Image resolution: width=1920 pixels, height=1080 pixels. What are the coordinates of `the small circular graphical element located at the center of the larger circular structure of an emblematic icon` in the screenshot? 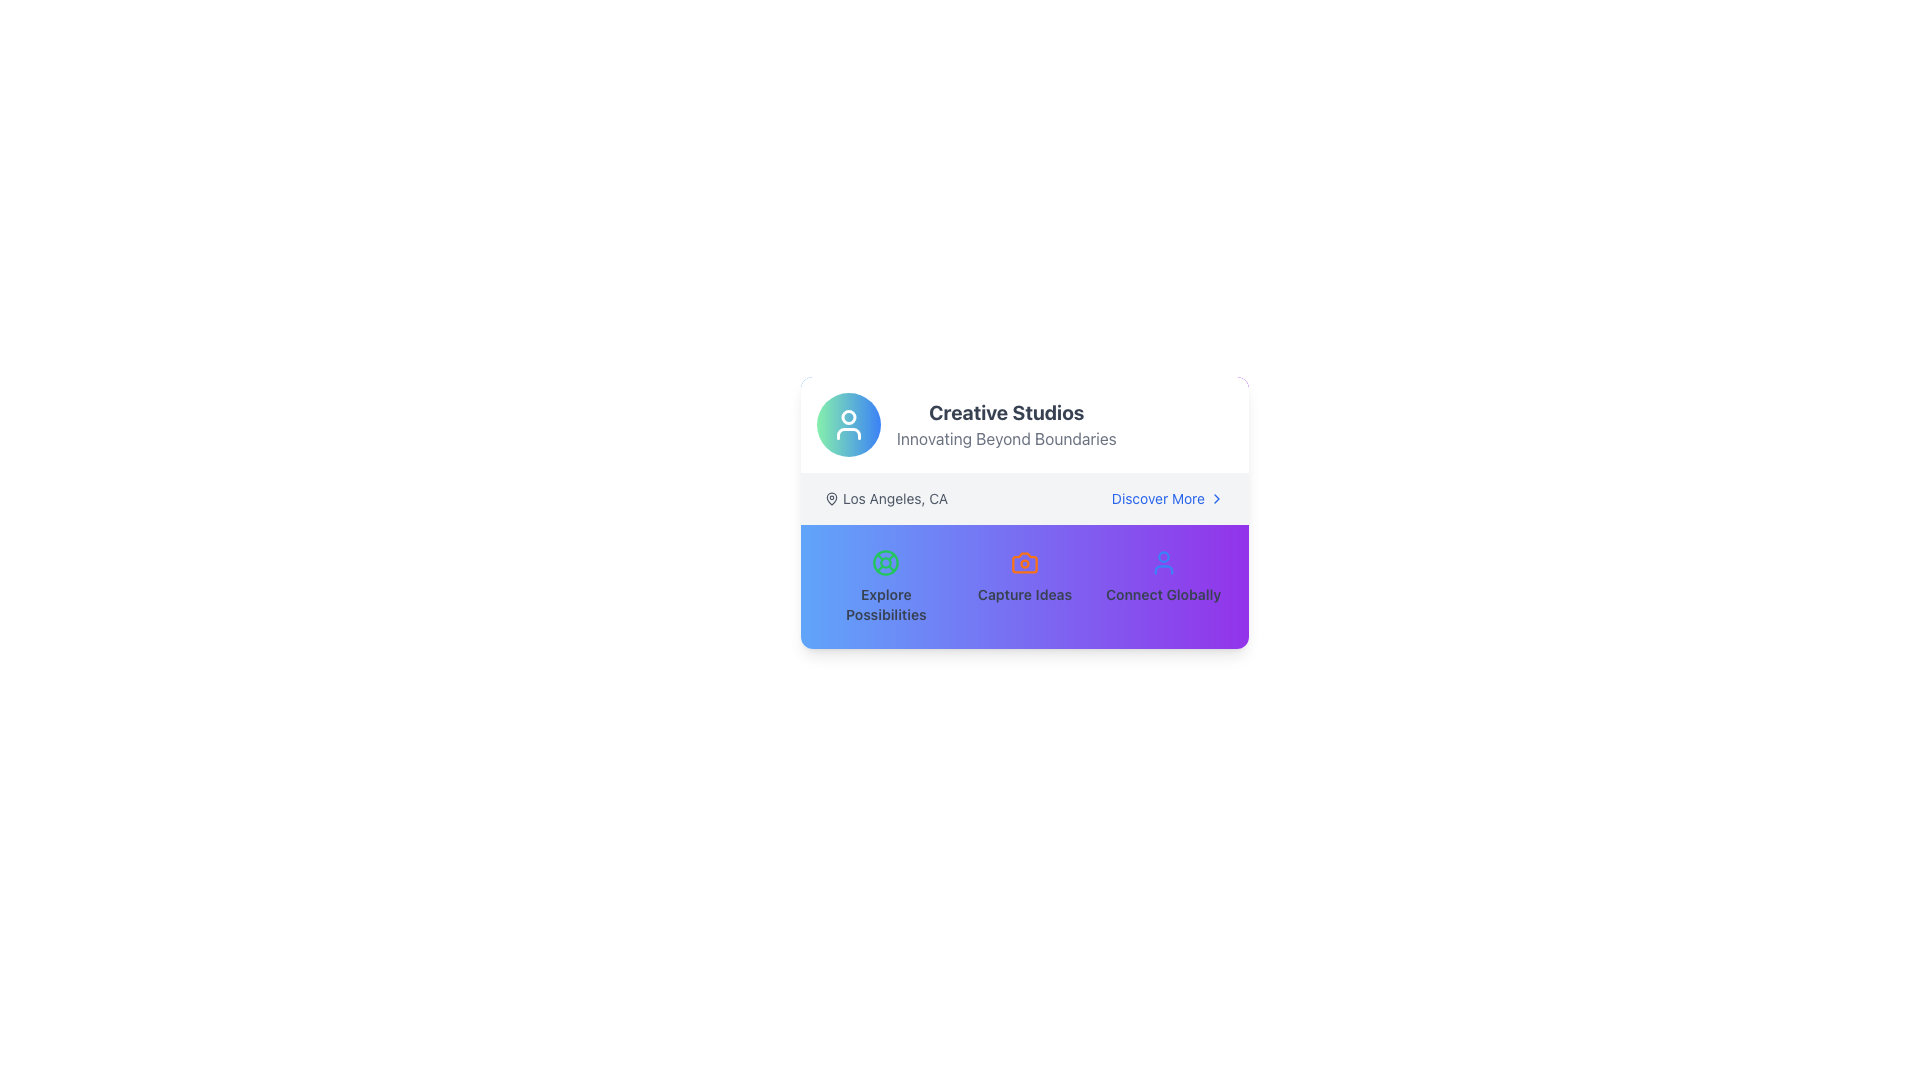 It's located at (885, 563).